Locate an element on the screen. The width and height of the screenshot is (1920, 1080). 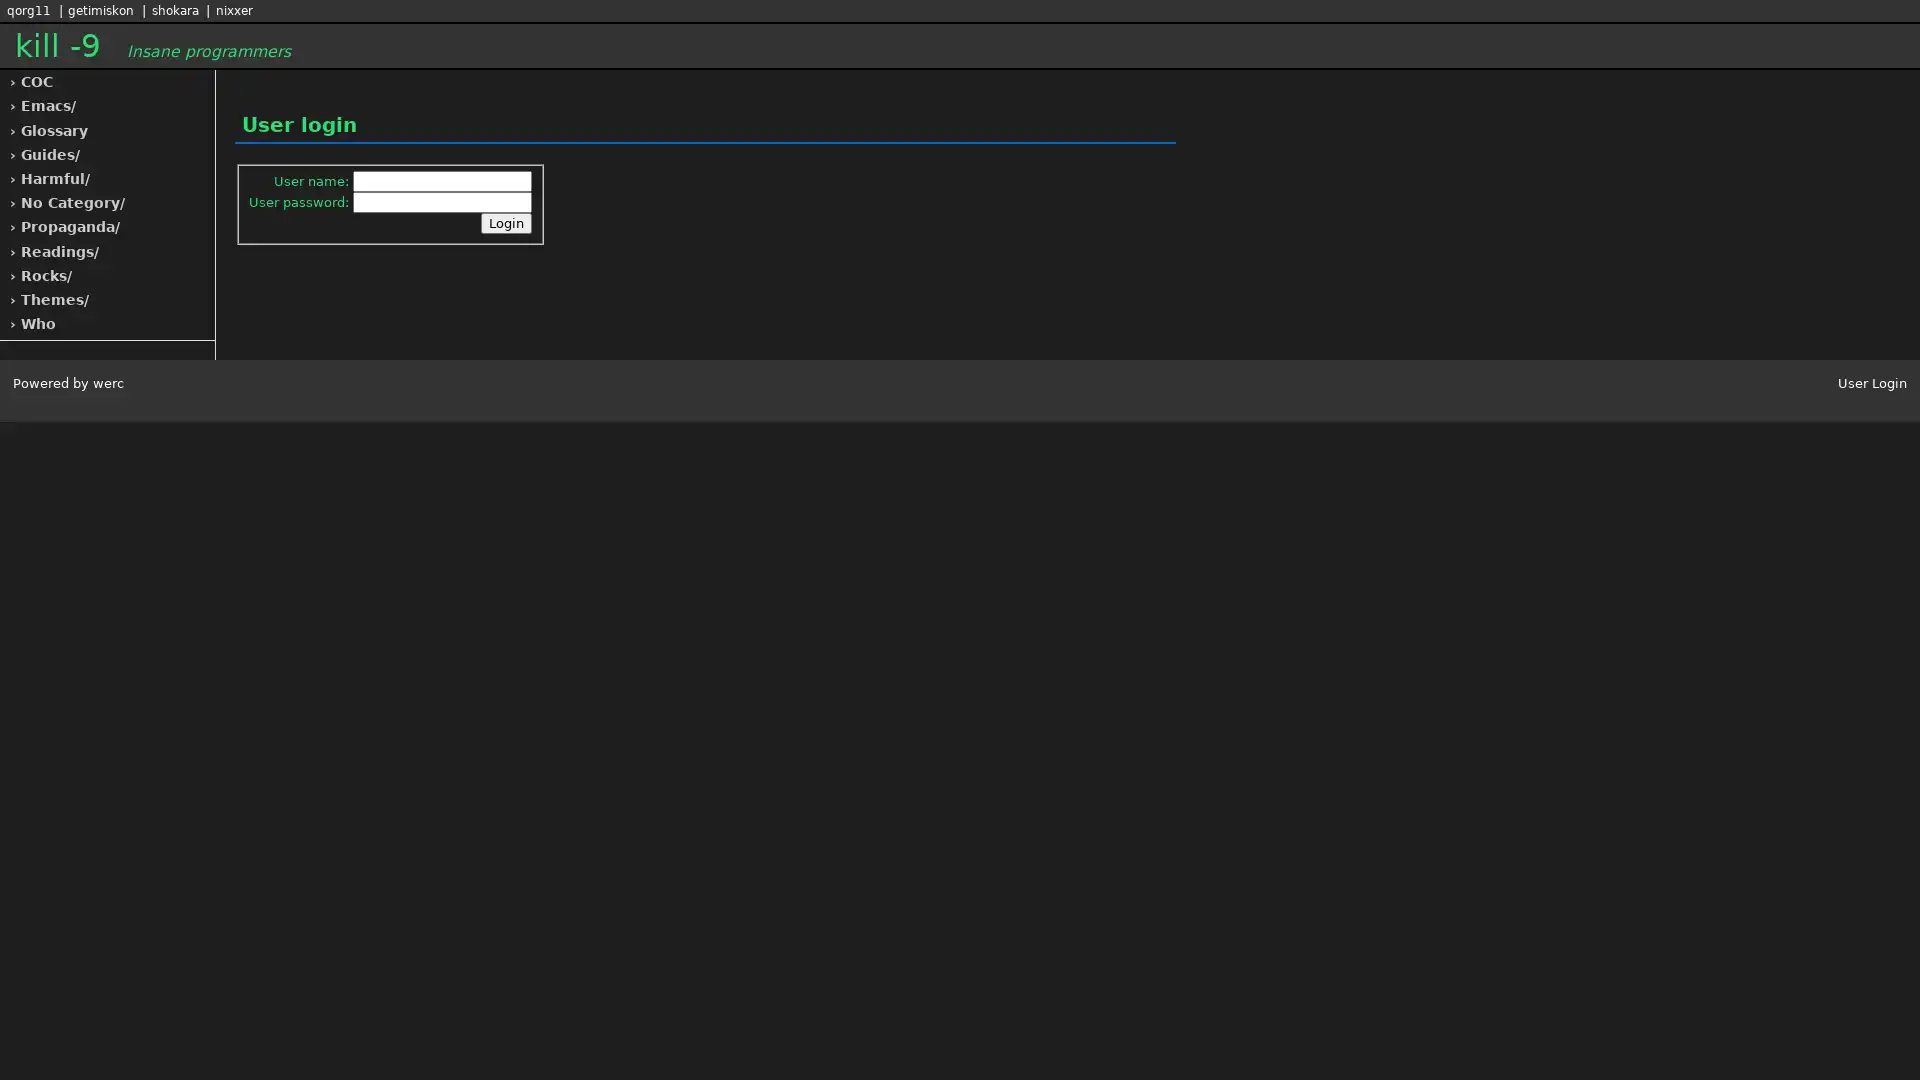
Login is located at coordinates (506, 223).